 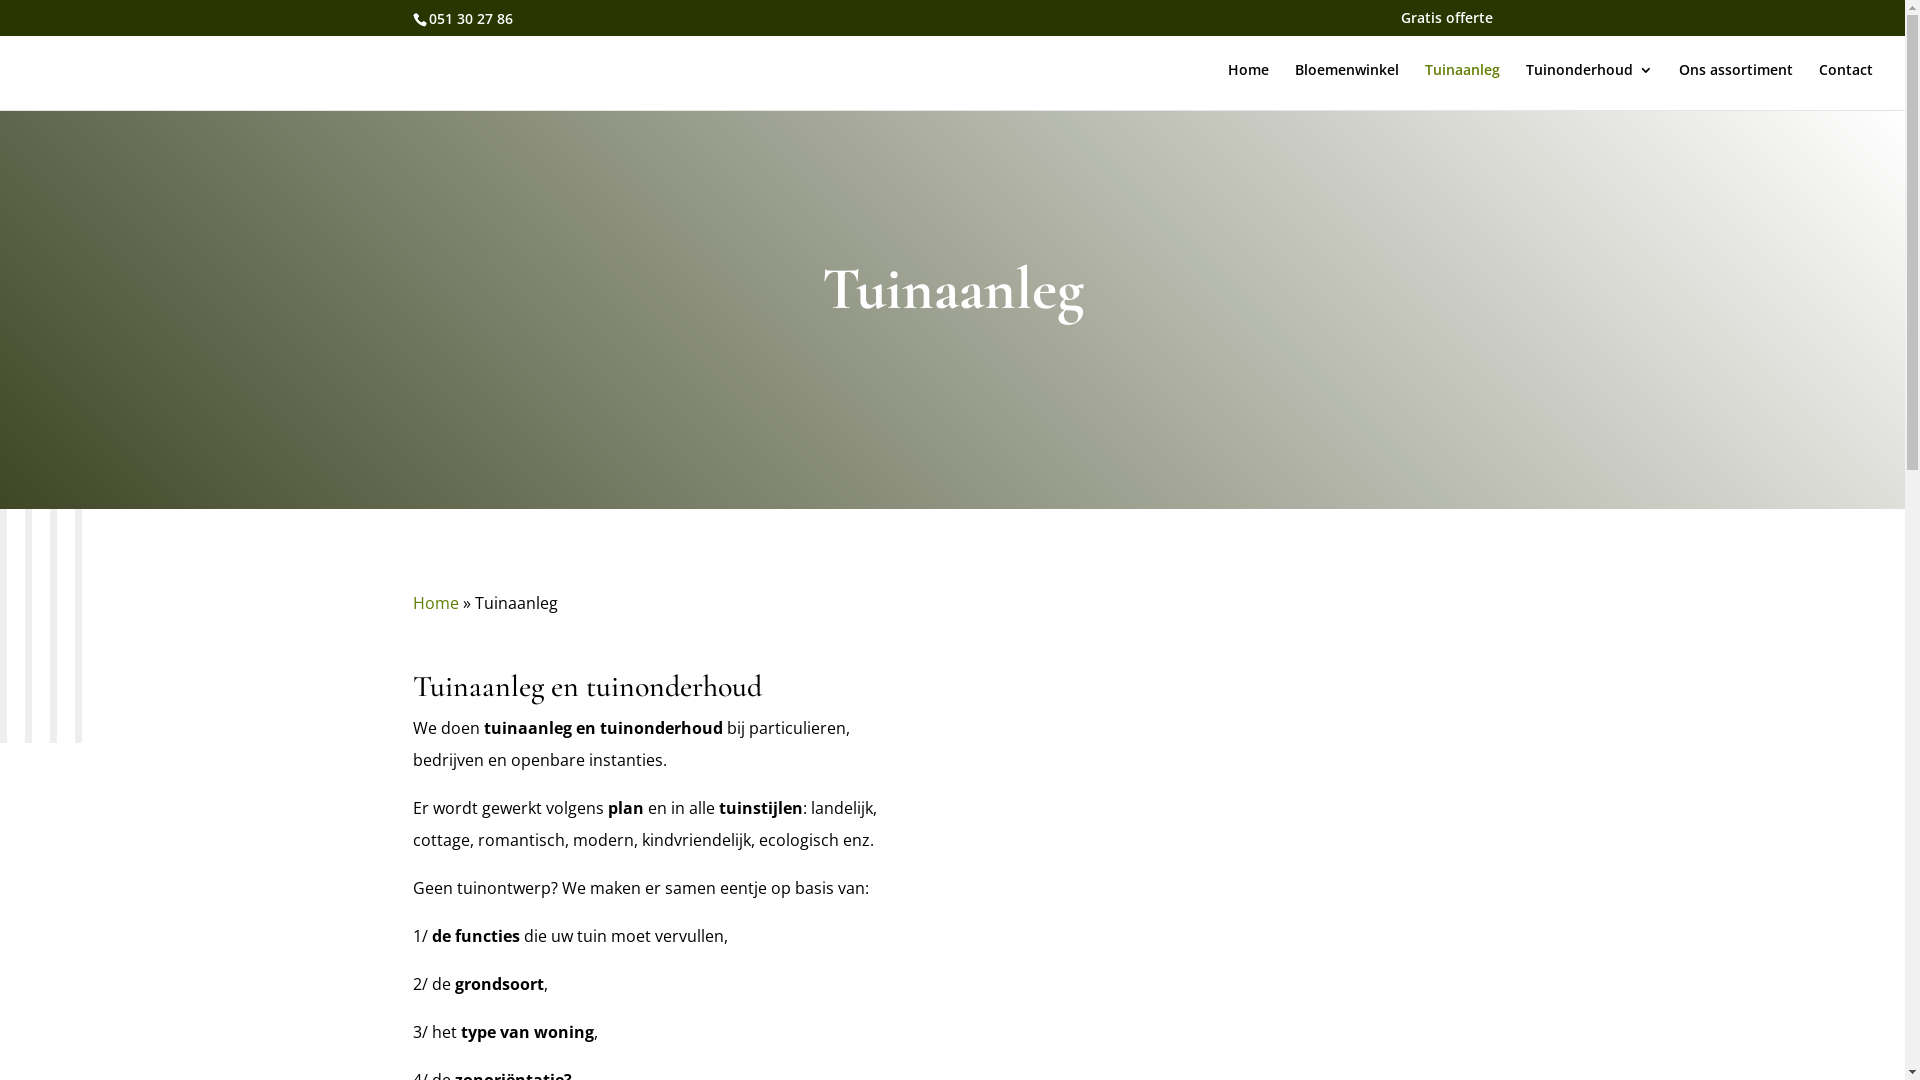 What do you see at coordinates (1845, 85) in the screenshot?
I see `'Contact'` at bounding box center [1845, 85].